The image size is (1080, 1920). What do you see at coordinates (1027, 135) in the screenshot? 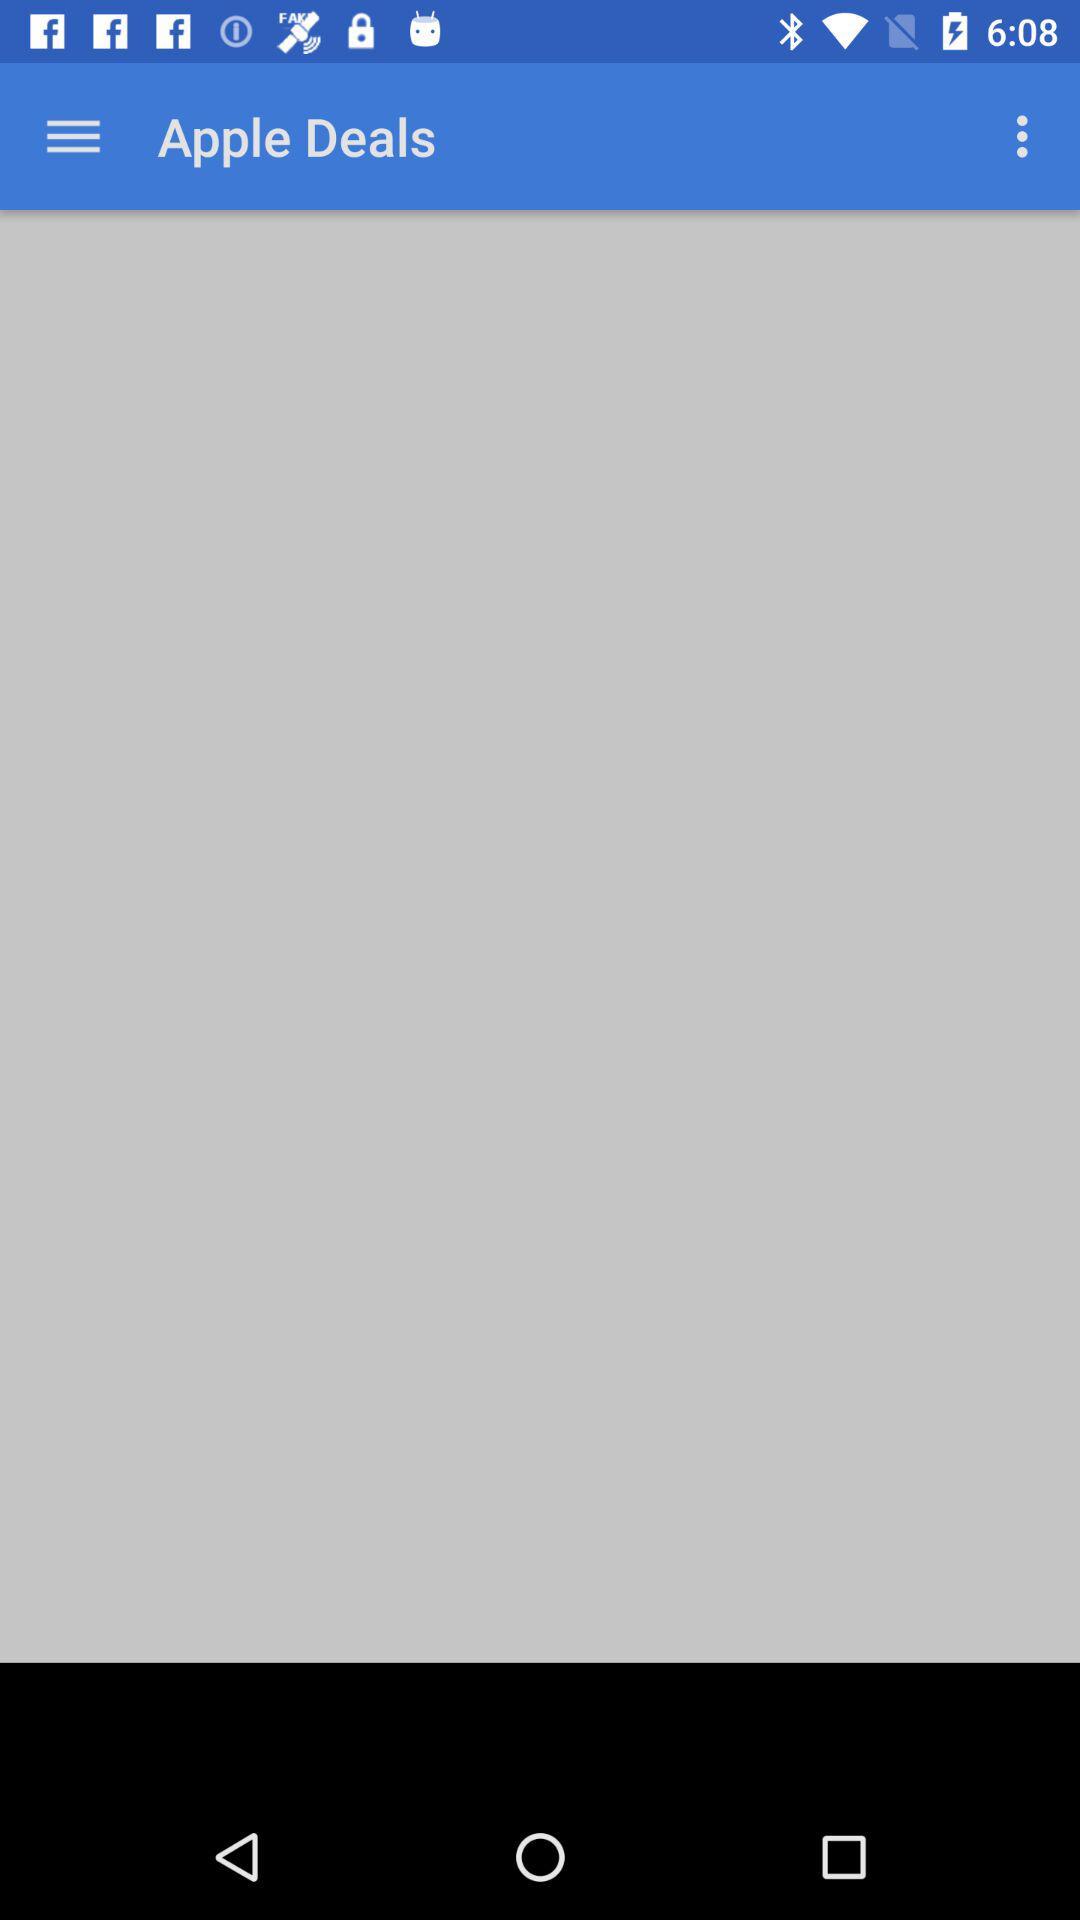
I see `app to the right of the apple deals` at bounding box center [1027, 135].